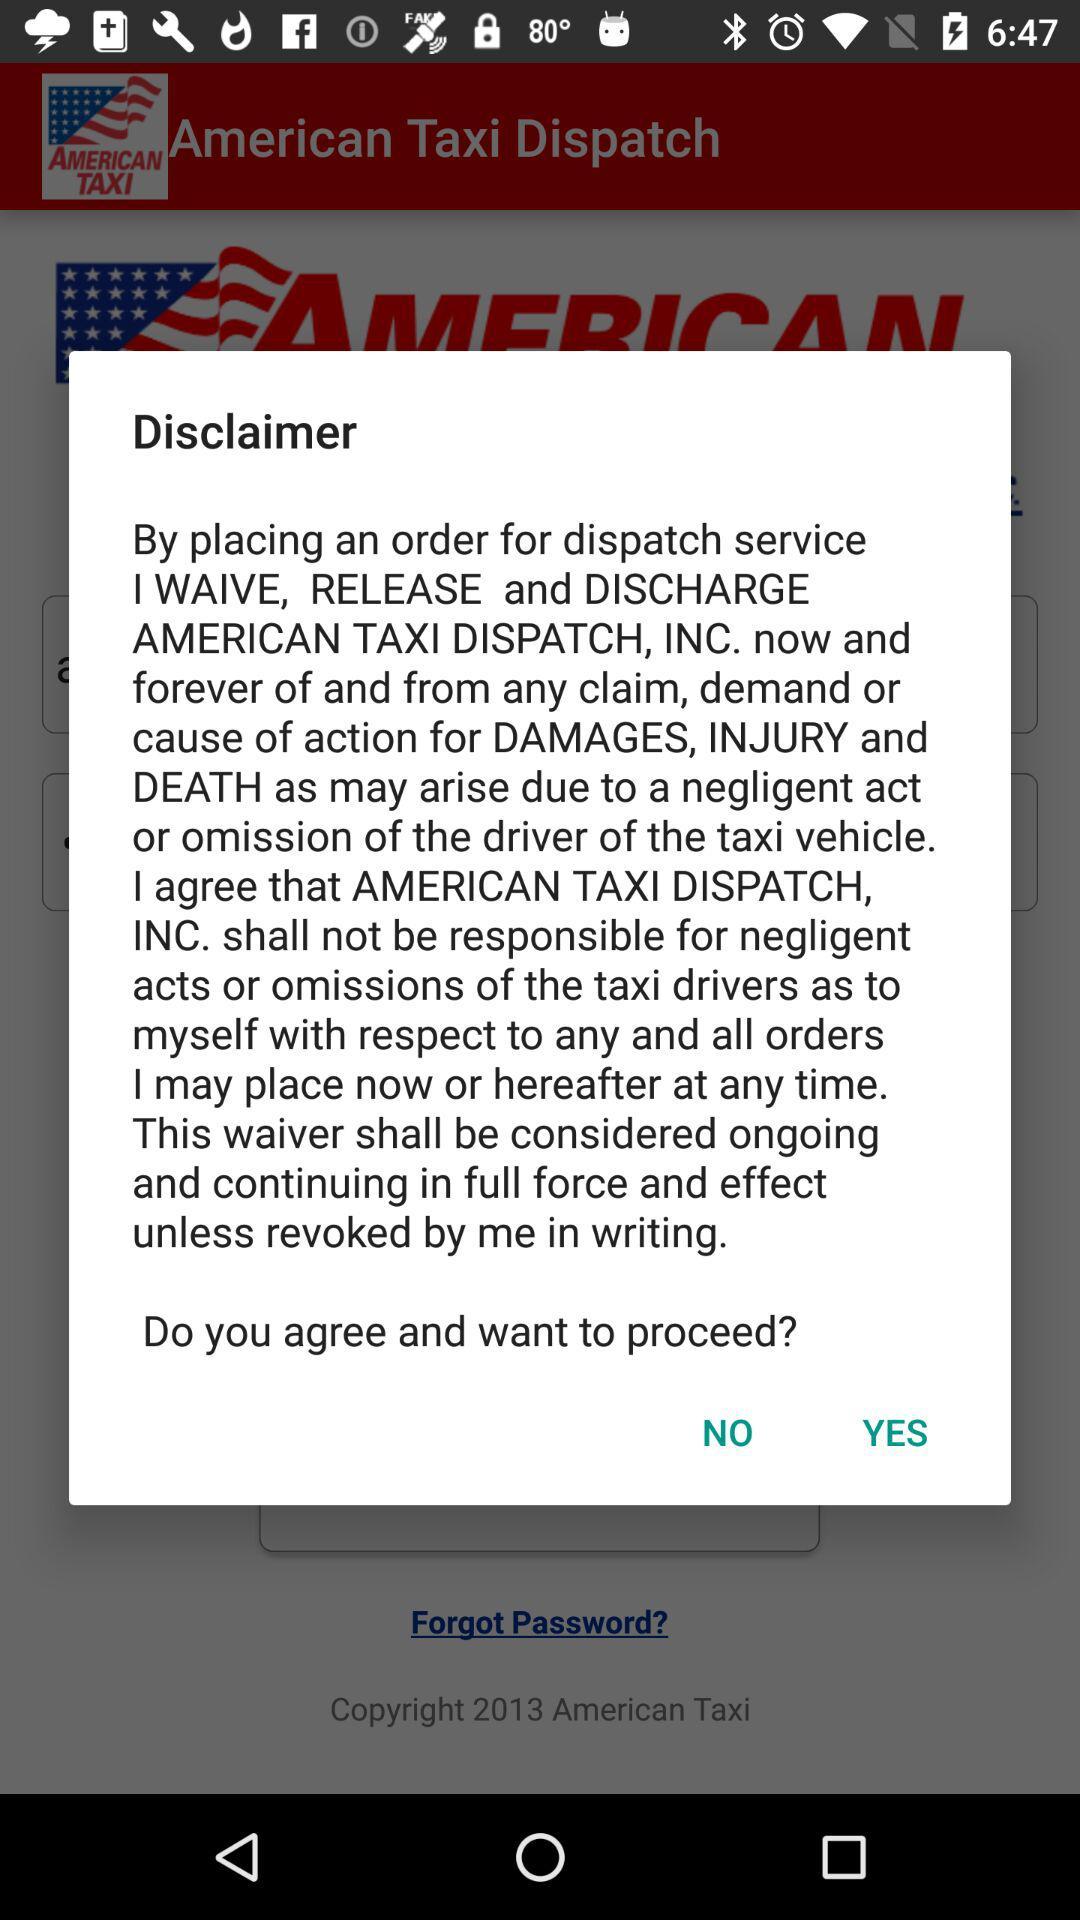 This screenshot has height=1920, width=1080. I want to click on the icon next to no icon, so click(894, 1430).